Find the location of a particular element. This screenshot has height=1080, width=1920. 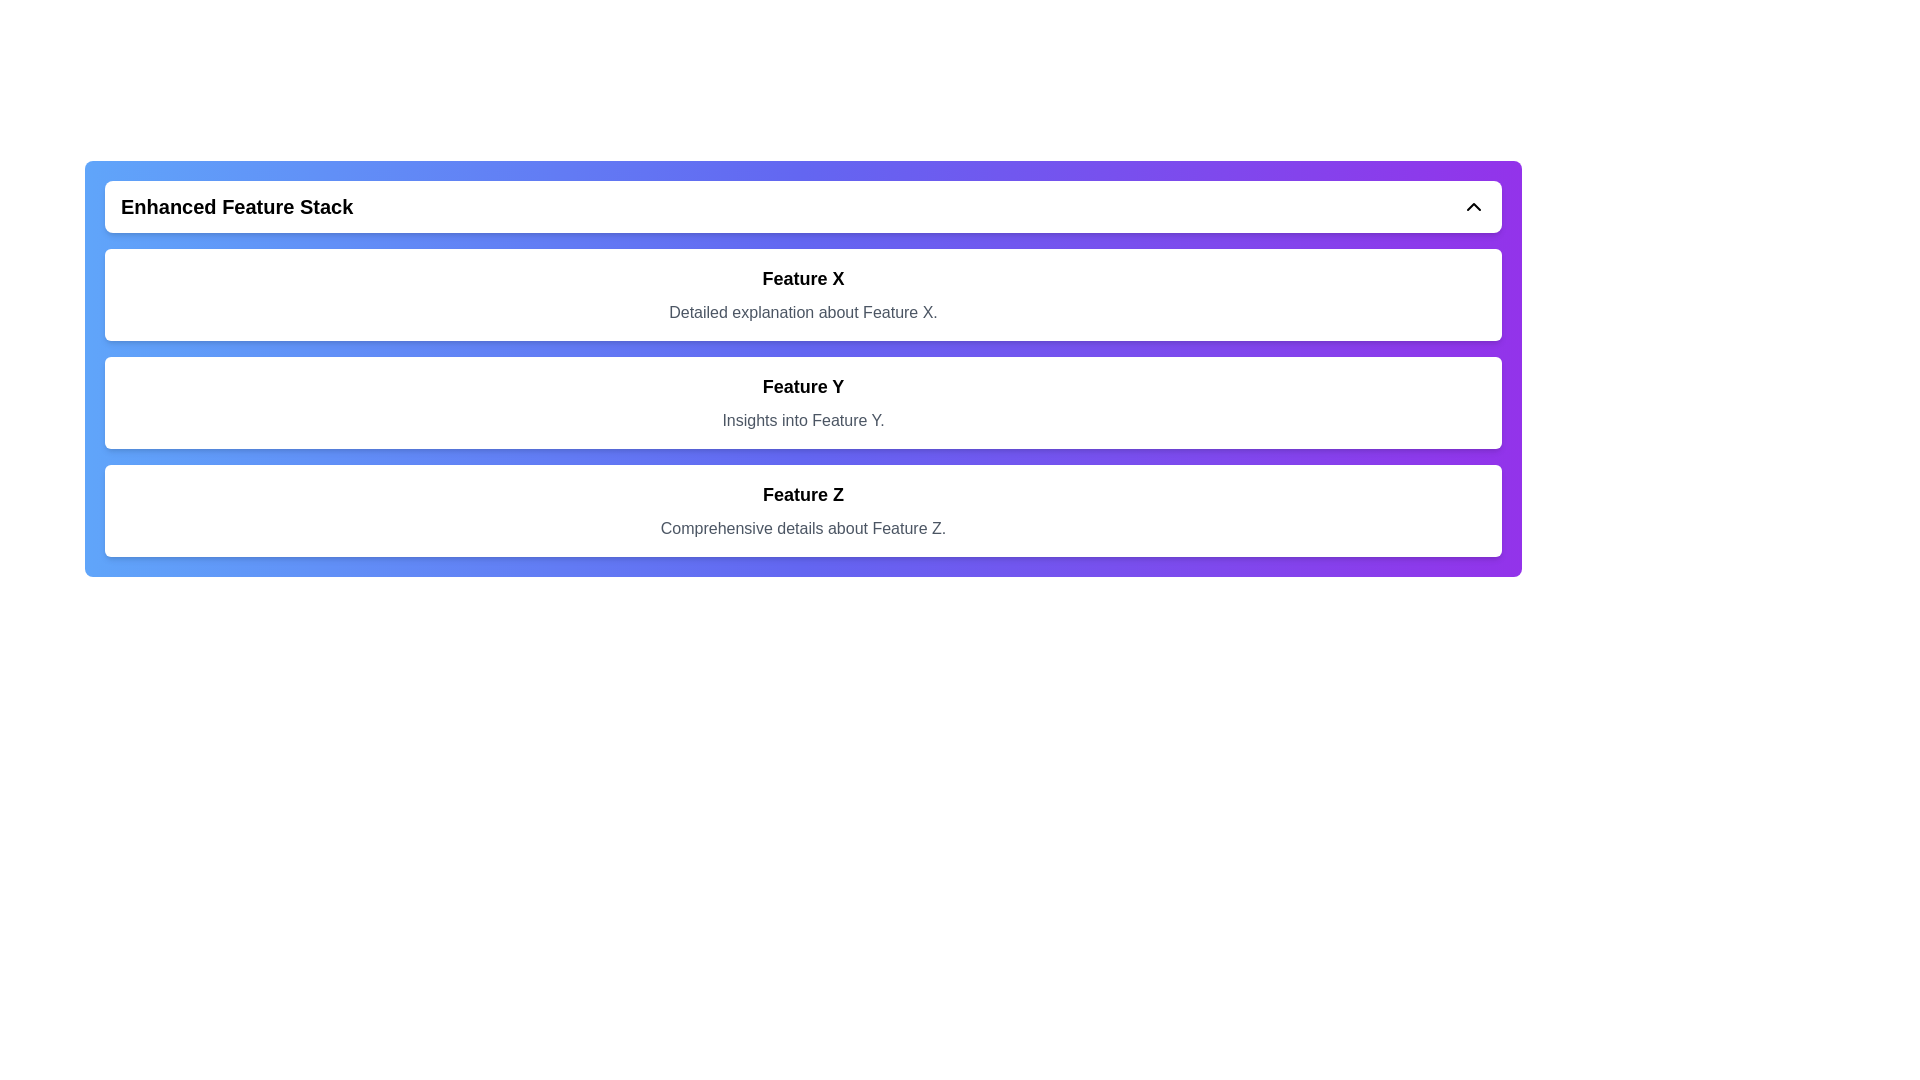

text label that displays the title or name of the feature, positioned above a descriptive text starting with 'Detailed explanation about Feature X.' is located at coordinates (803, 278).